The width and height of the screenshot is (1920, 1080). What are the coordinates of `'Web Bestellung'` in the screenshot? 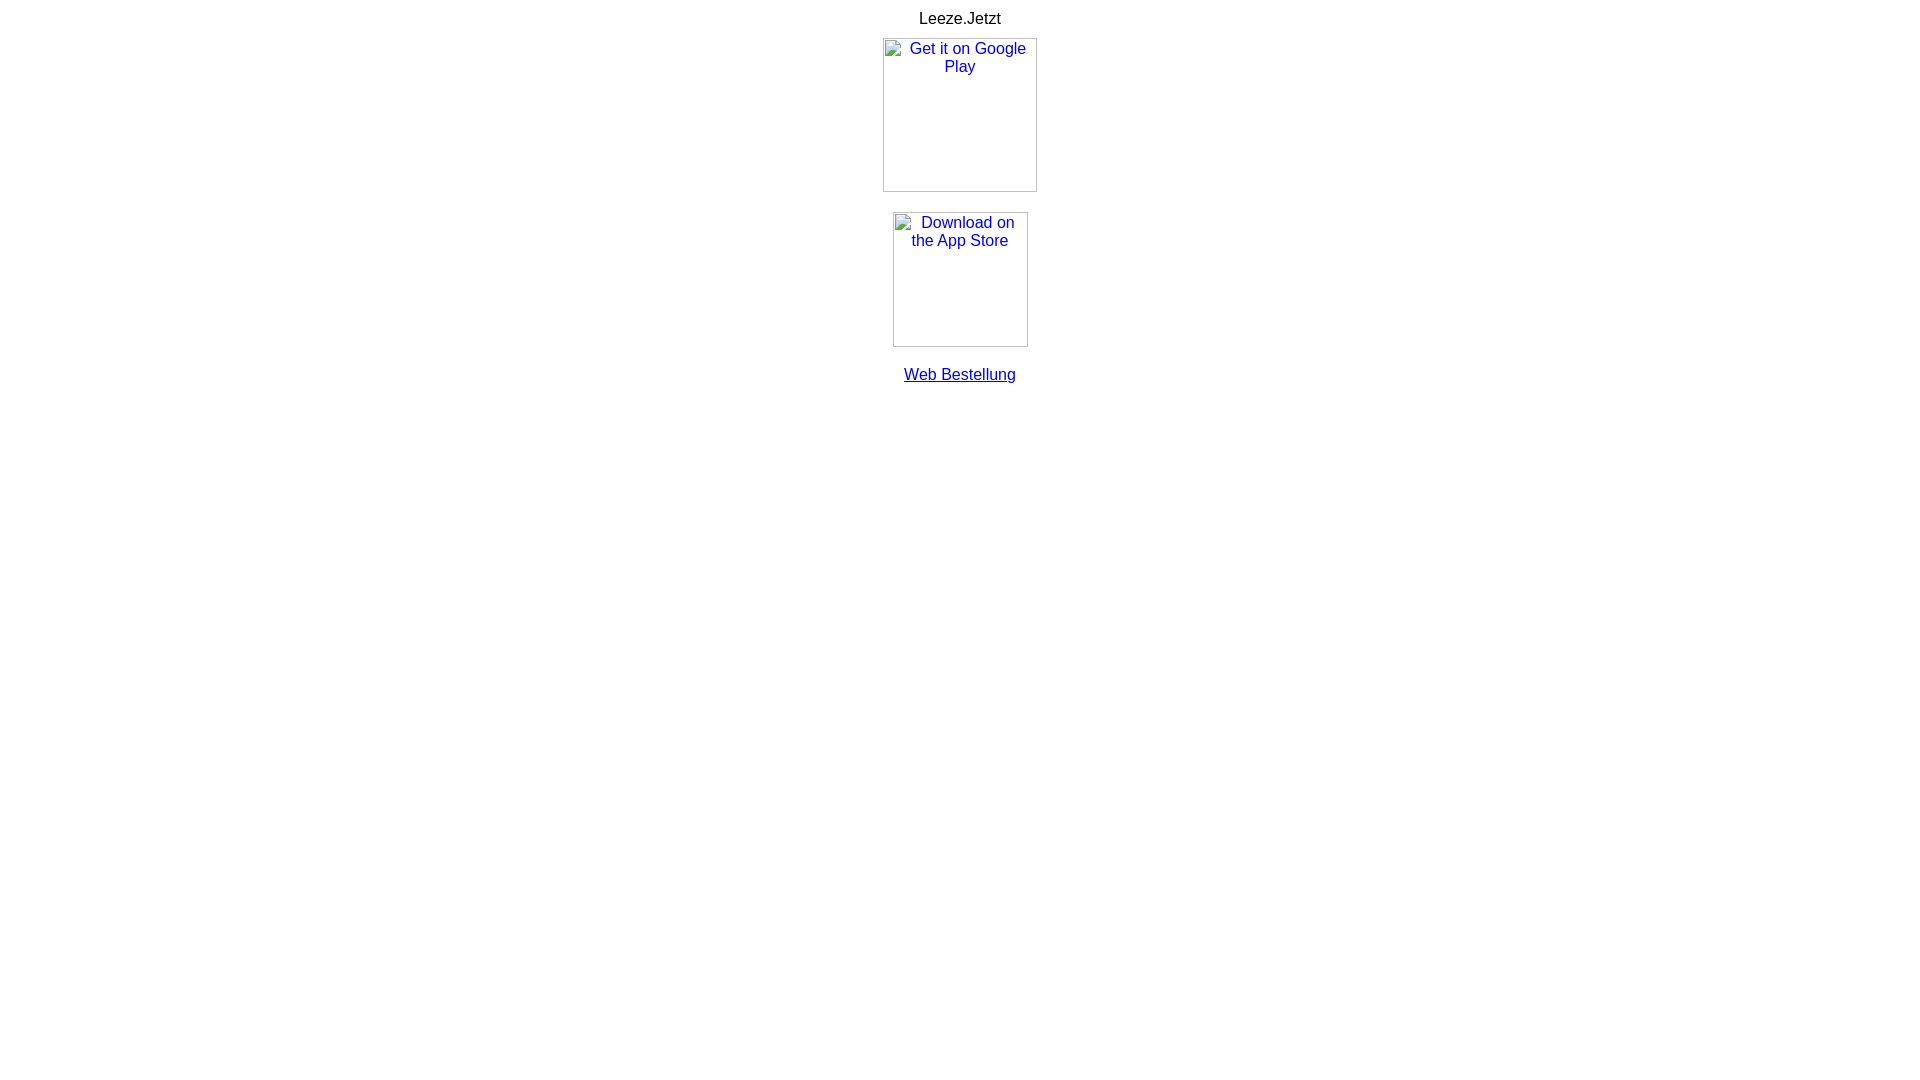 It's located at (960, 374).